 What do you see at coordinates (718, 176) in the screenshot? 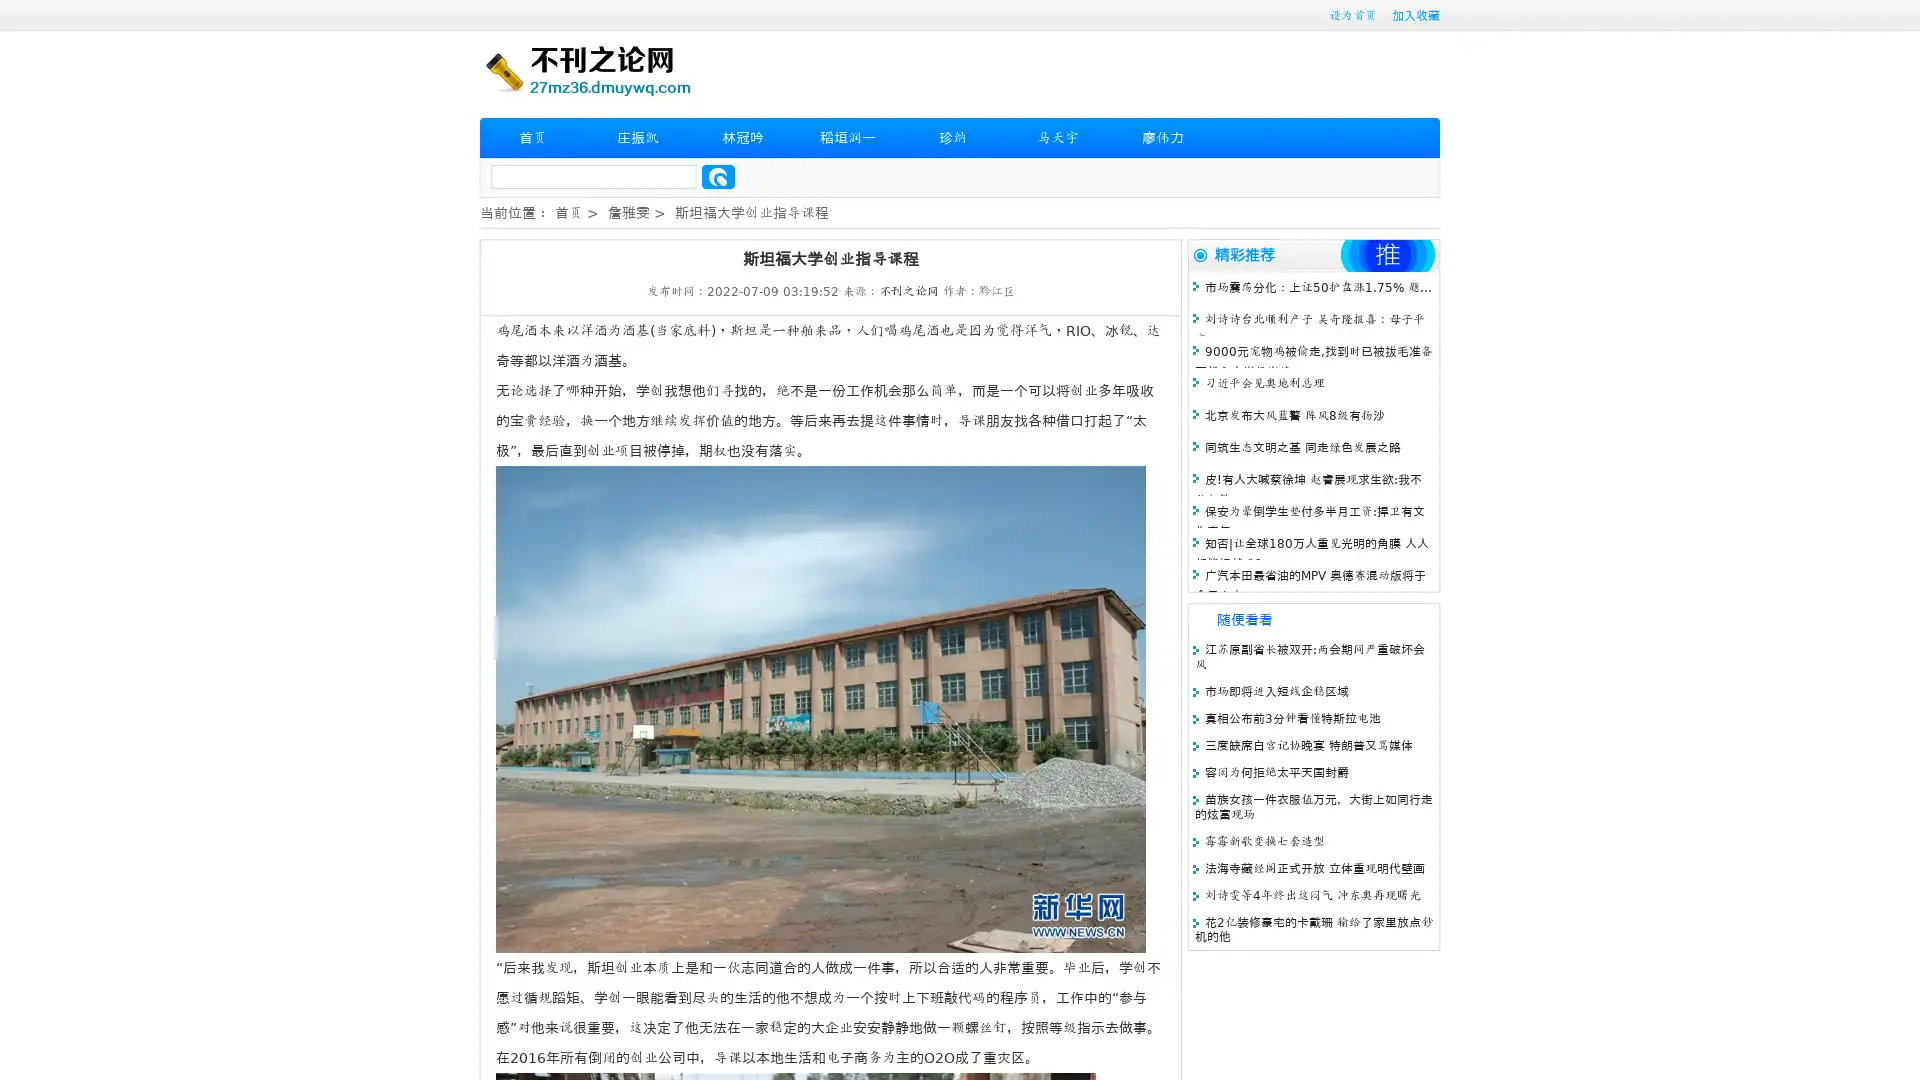
I see `Search` at bounding box center [718, 176].